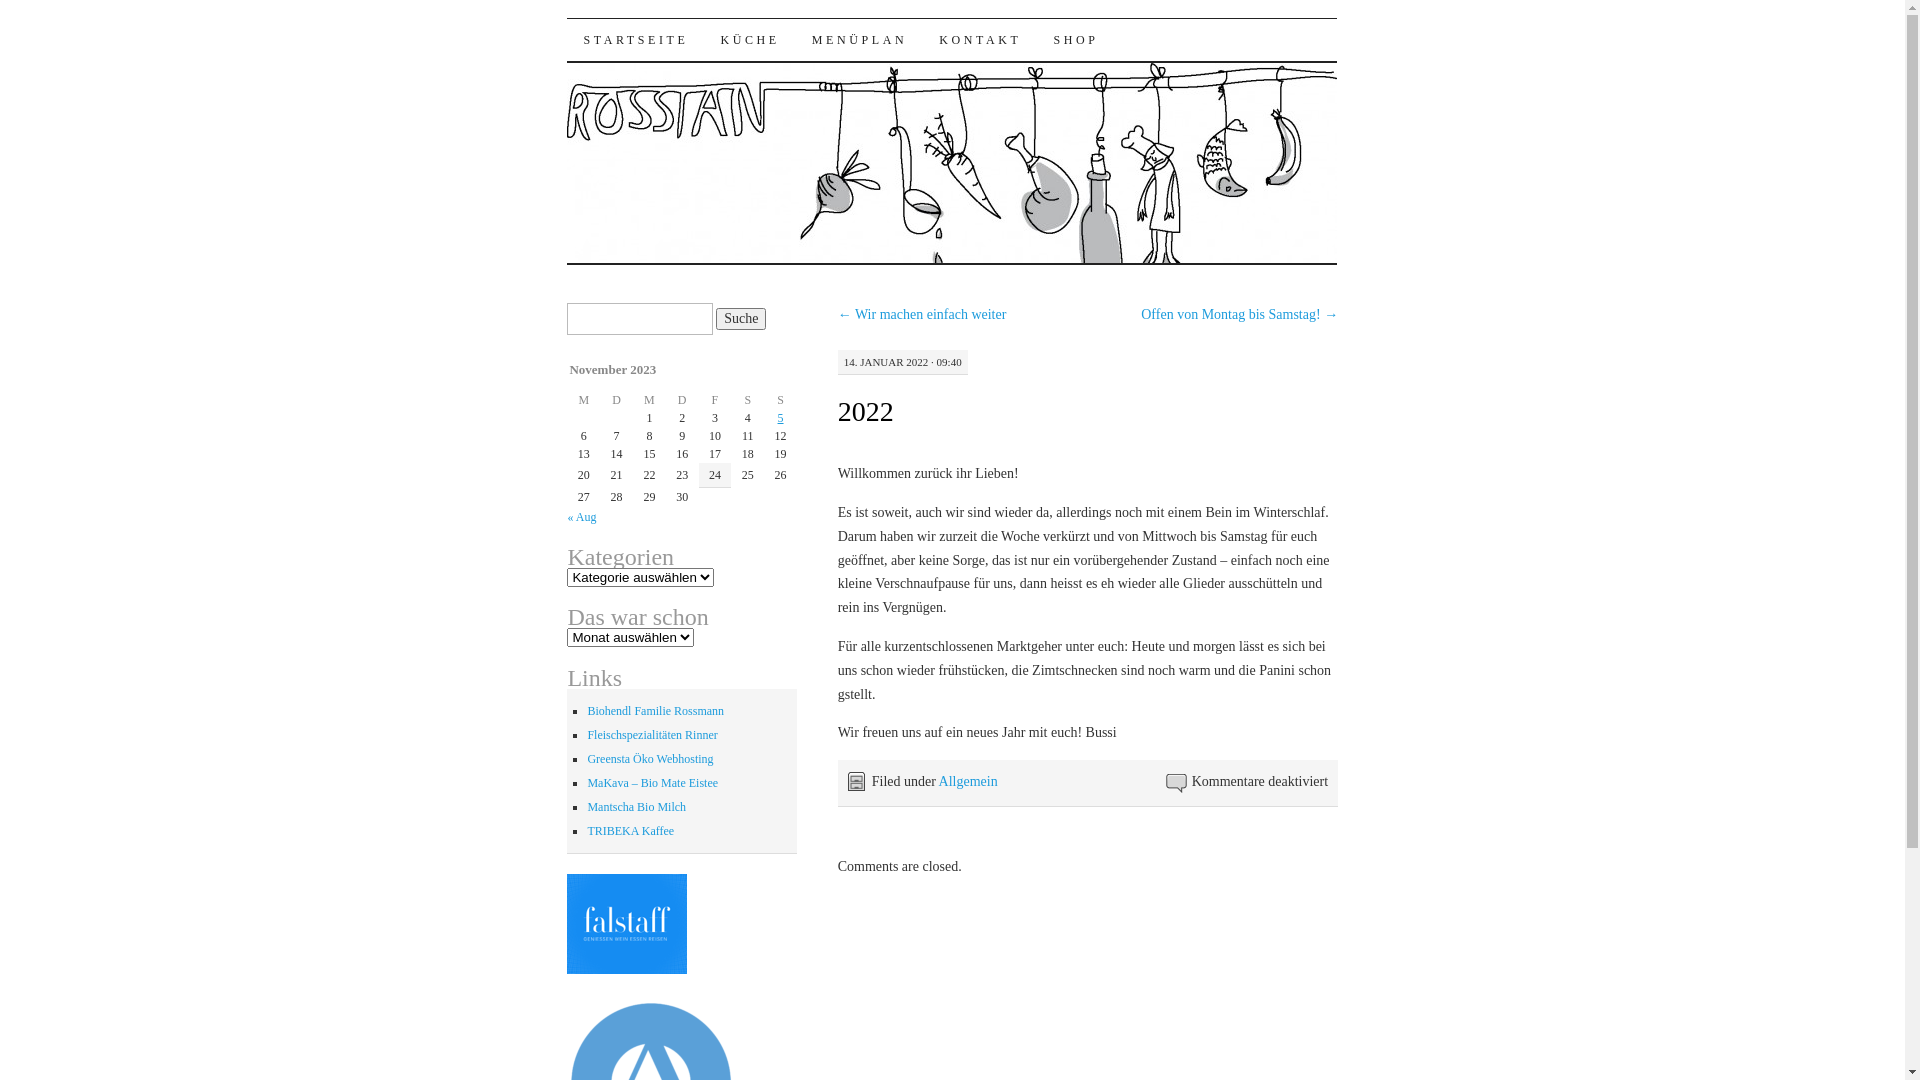 This screenshot has height=1080, width=1920. I want to click on 'KONTAKT', so click(979, 39).